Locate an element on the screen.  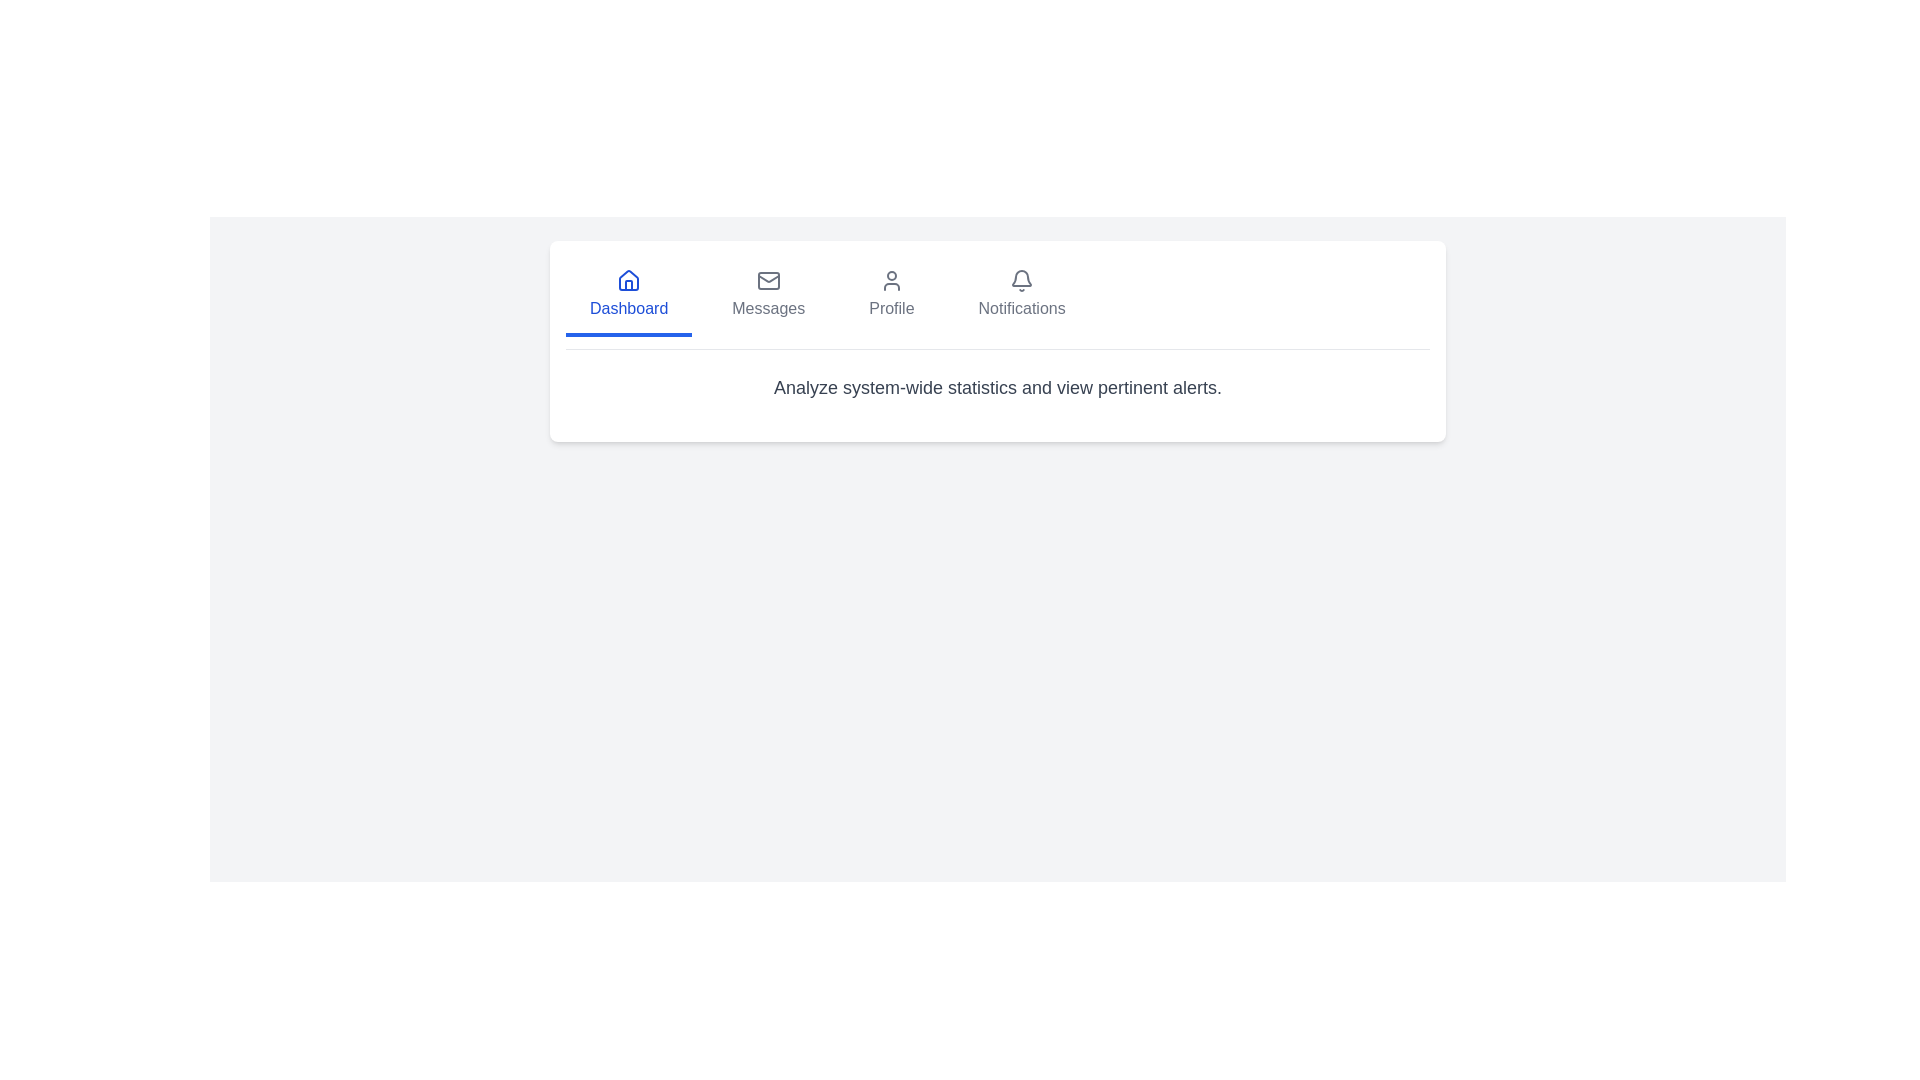
the Profile tab by clicking on its respective label is located at coordinates (891, 297).